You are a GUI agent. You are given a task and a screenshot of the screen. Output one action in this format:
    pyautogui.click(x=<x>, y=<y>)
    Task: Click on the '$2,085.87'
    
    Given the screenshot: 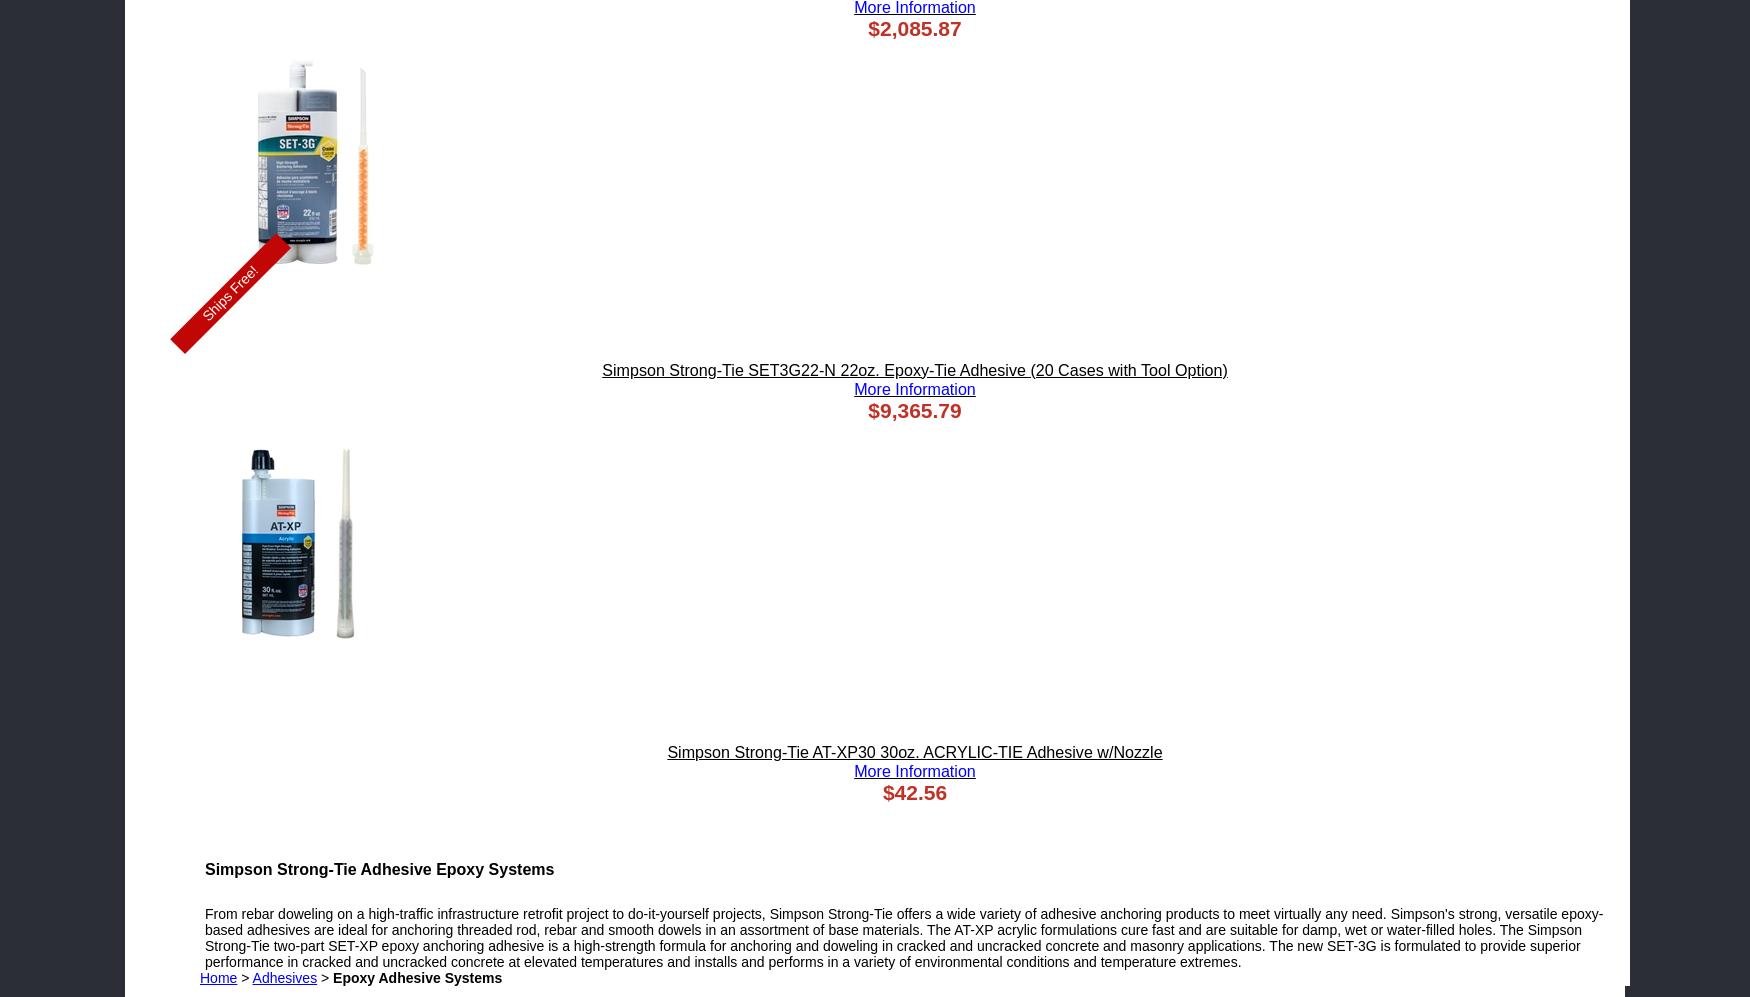 What is the action you would take?
    pyautogui.click(x=913, y=27)
    